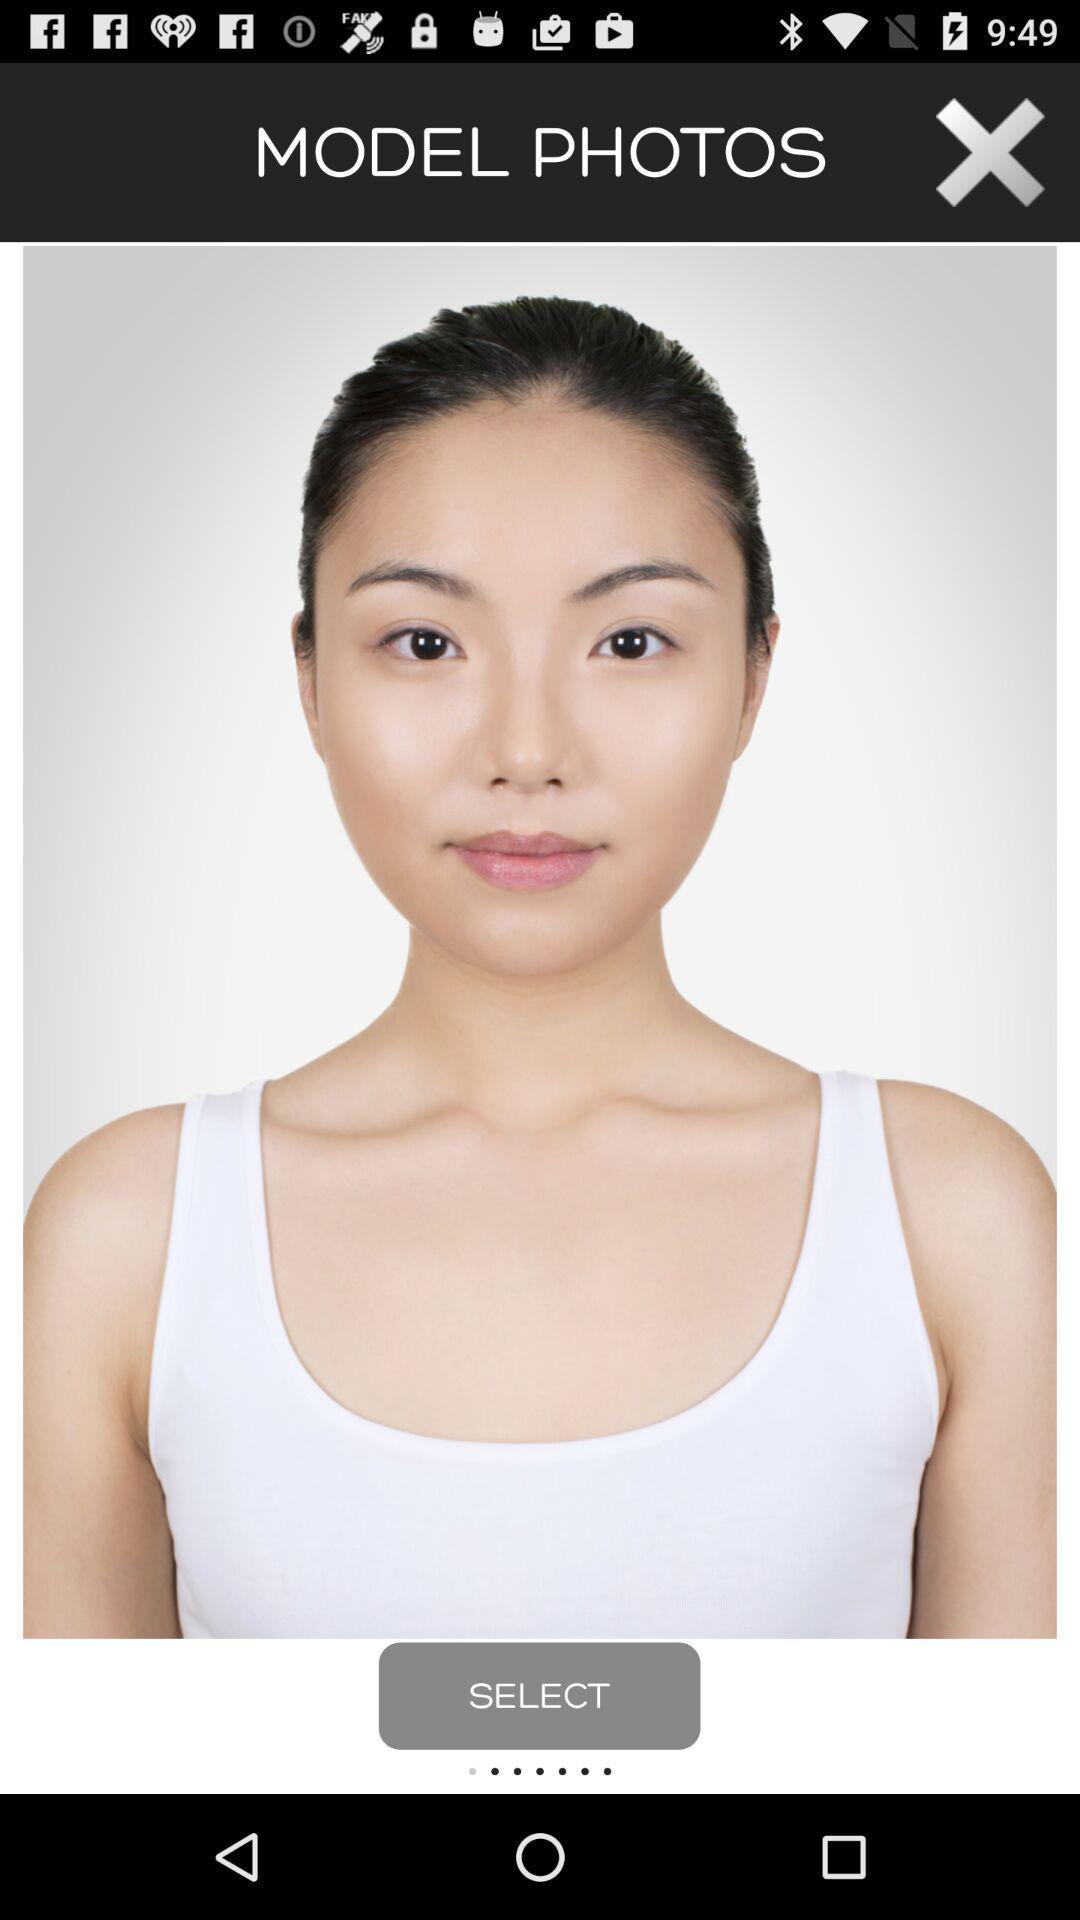  Describe the element at coordinates (990, 163) in the screenshot. I see `the close icon` at that location.